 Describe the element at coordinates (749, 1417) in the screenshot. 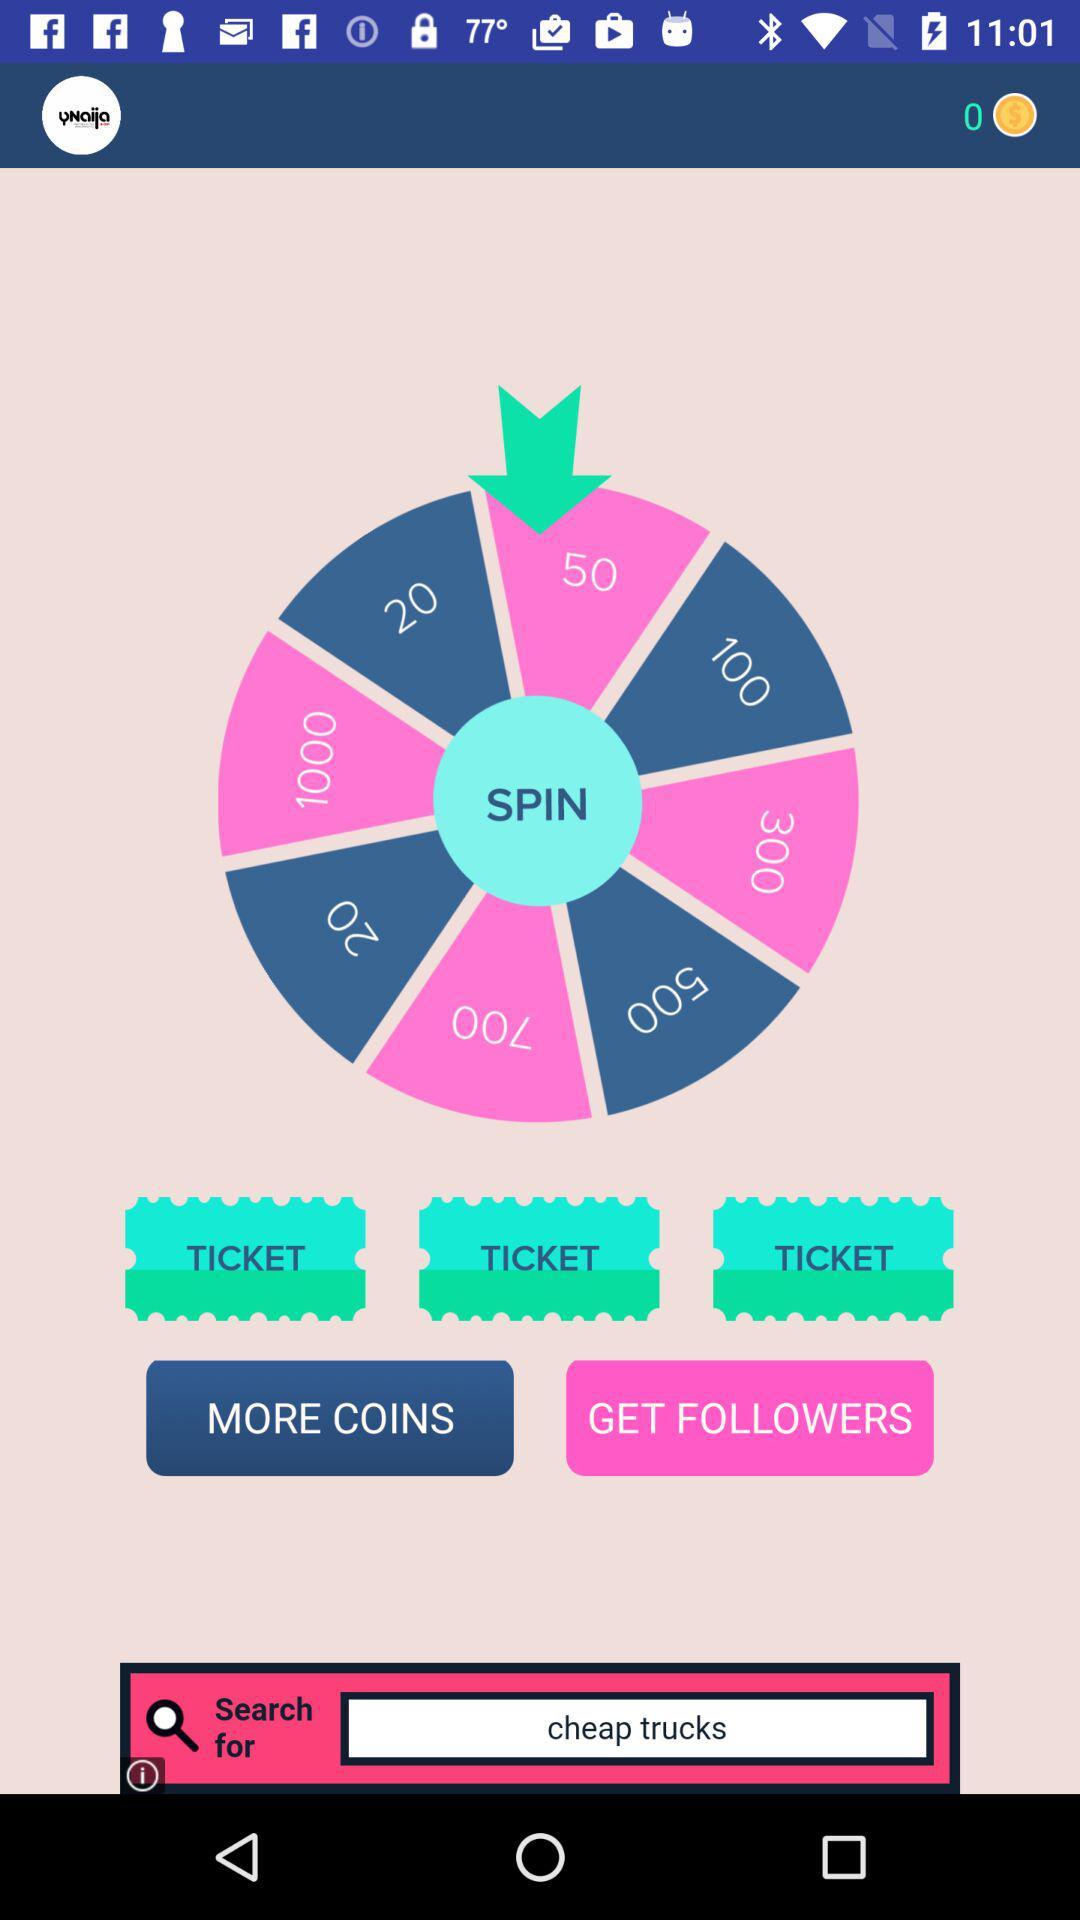

I see `the item to the right of the more coins` at that location.